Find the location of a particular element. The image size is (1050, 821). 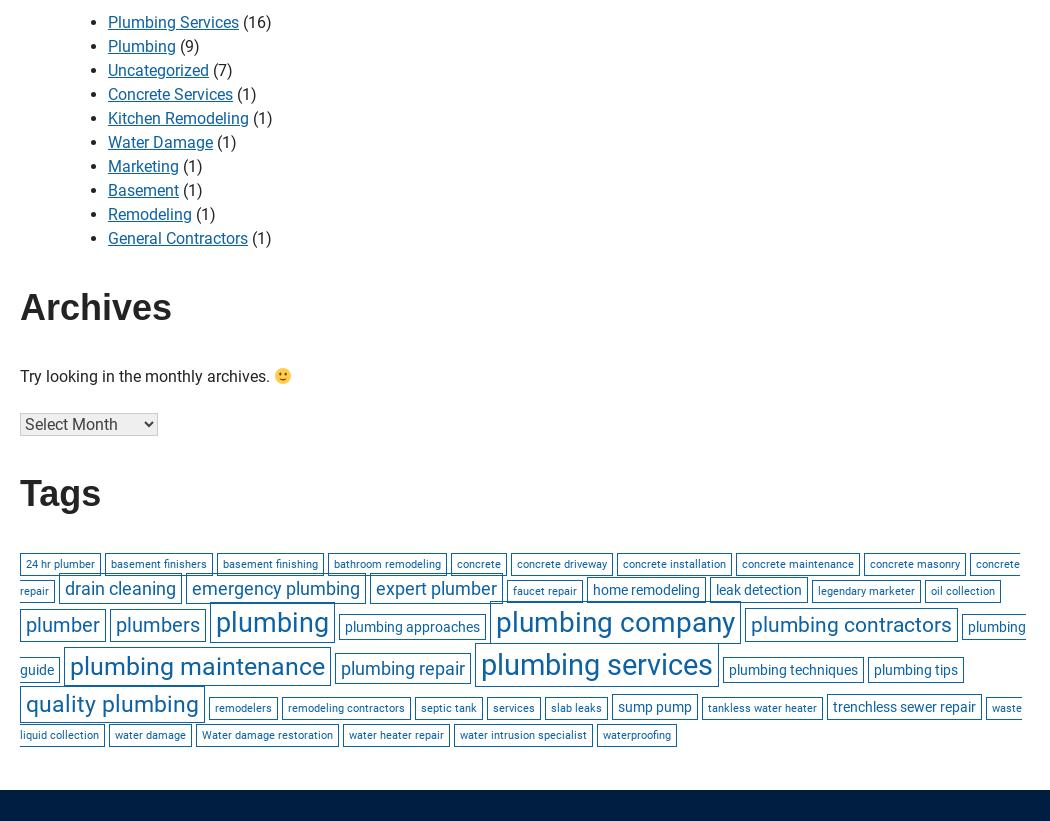

'water heater repair' is located at coordinates (348, 734).